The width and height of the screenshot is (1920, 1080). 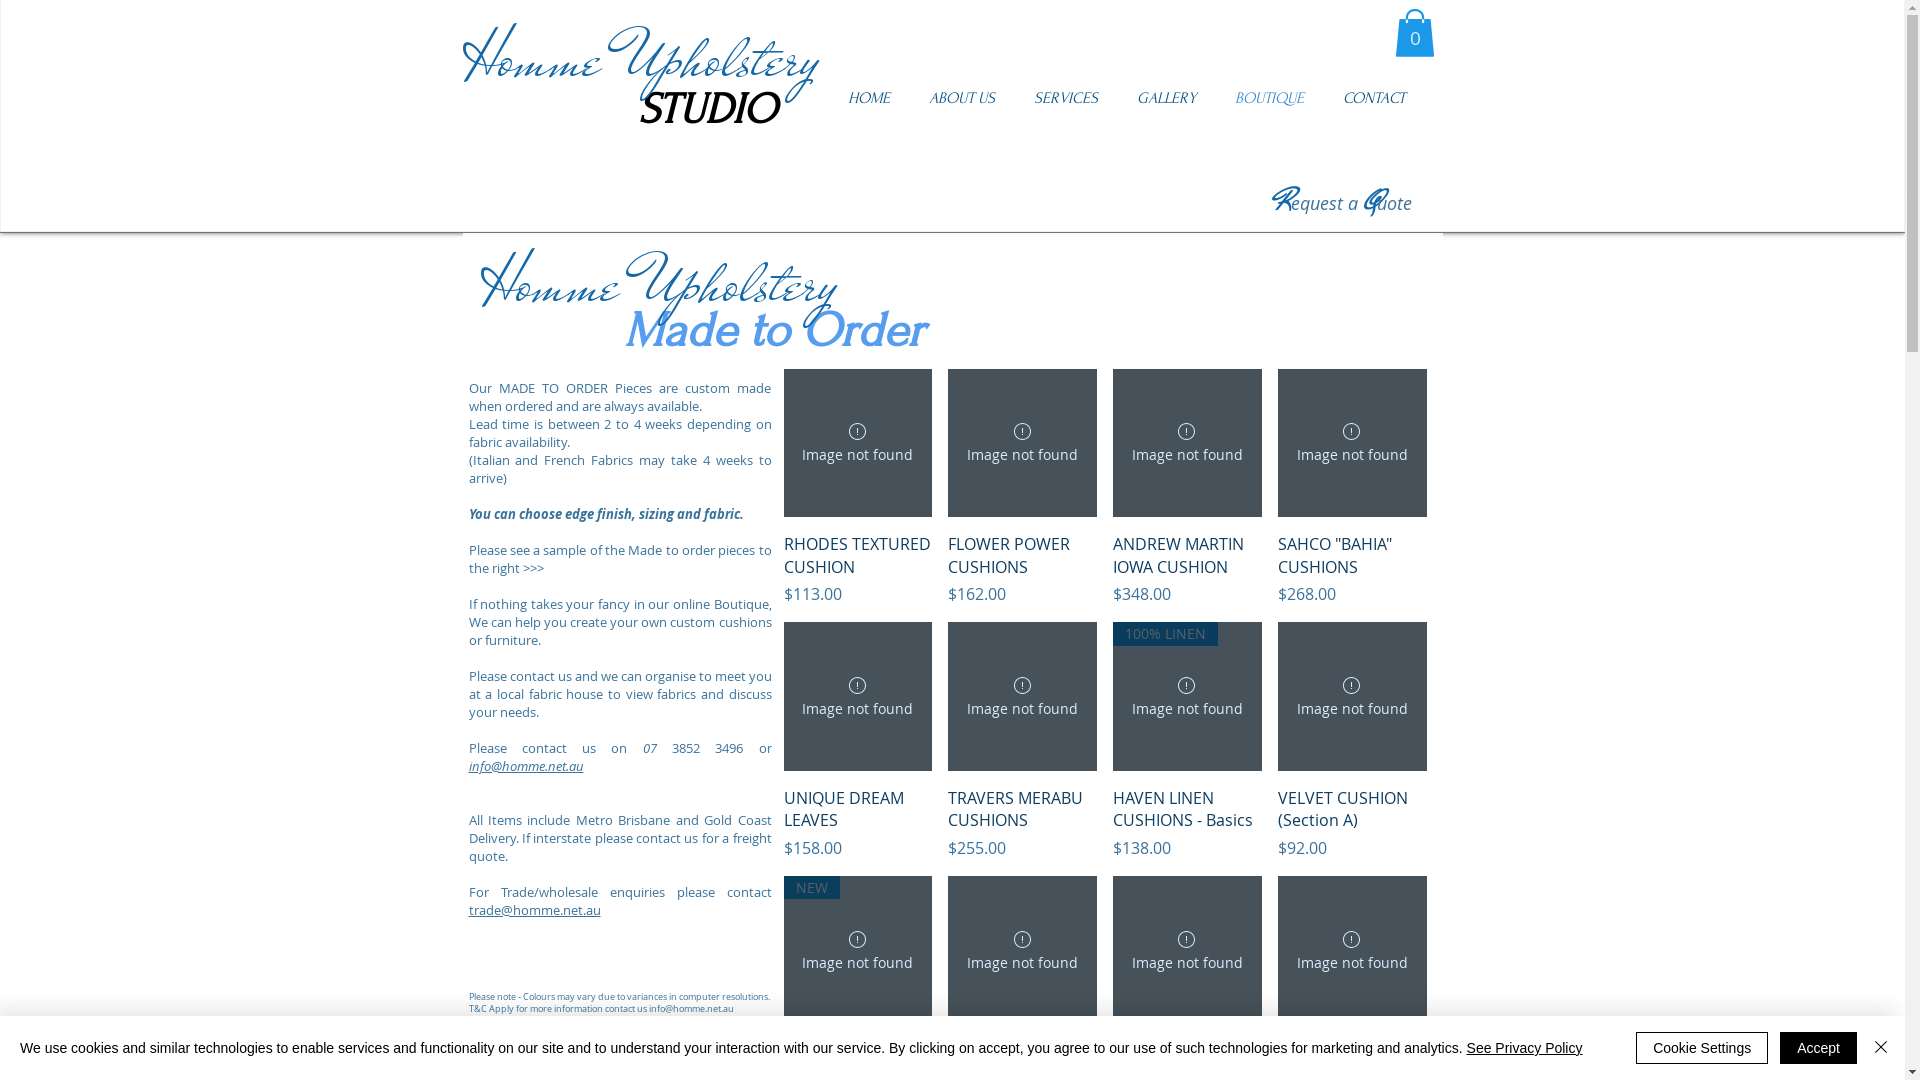 I want to click on 'TRAVERS MERABU CUSHIONS, so click(x=947, y=695).